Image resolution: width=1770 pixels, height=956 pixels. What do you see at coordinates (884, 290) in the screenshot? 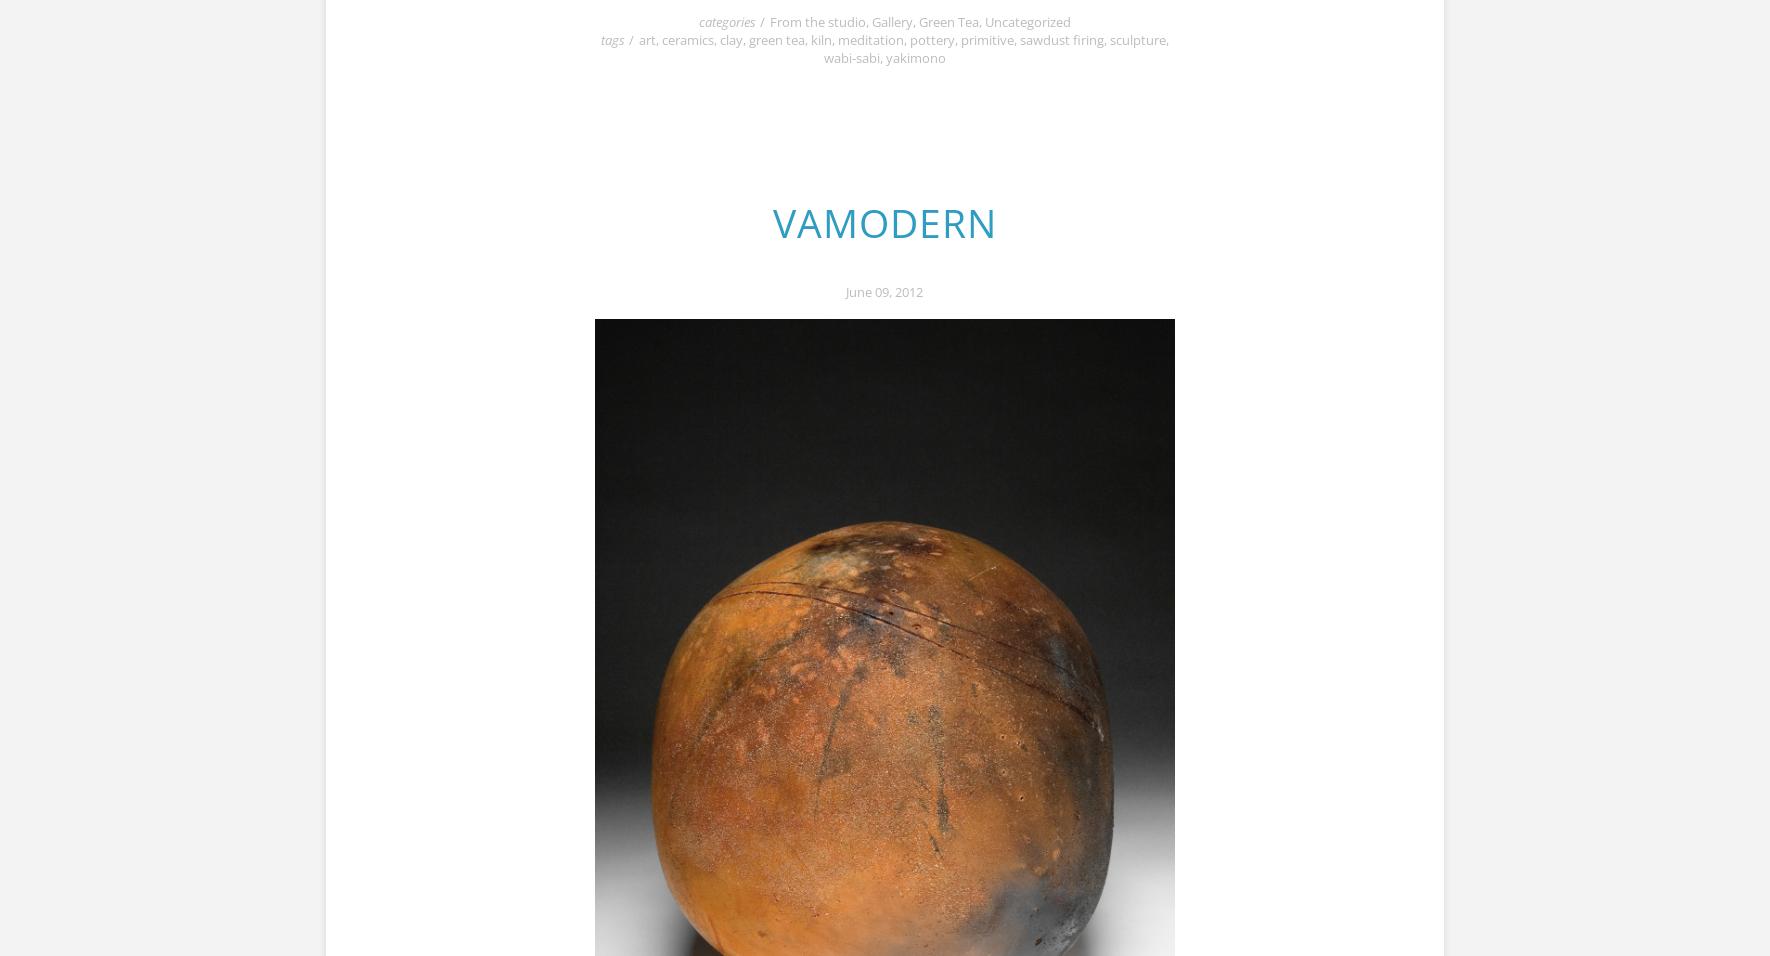
I see `'June 09, 2012'` at bounding box center [884, 290].